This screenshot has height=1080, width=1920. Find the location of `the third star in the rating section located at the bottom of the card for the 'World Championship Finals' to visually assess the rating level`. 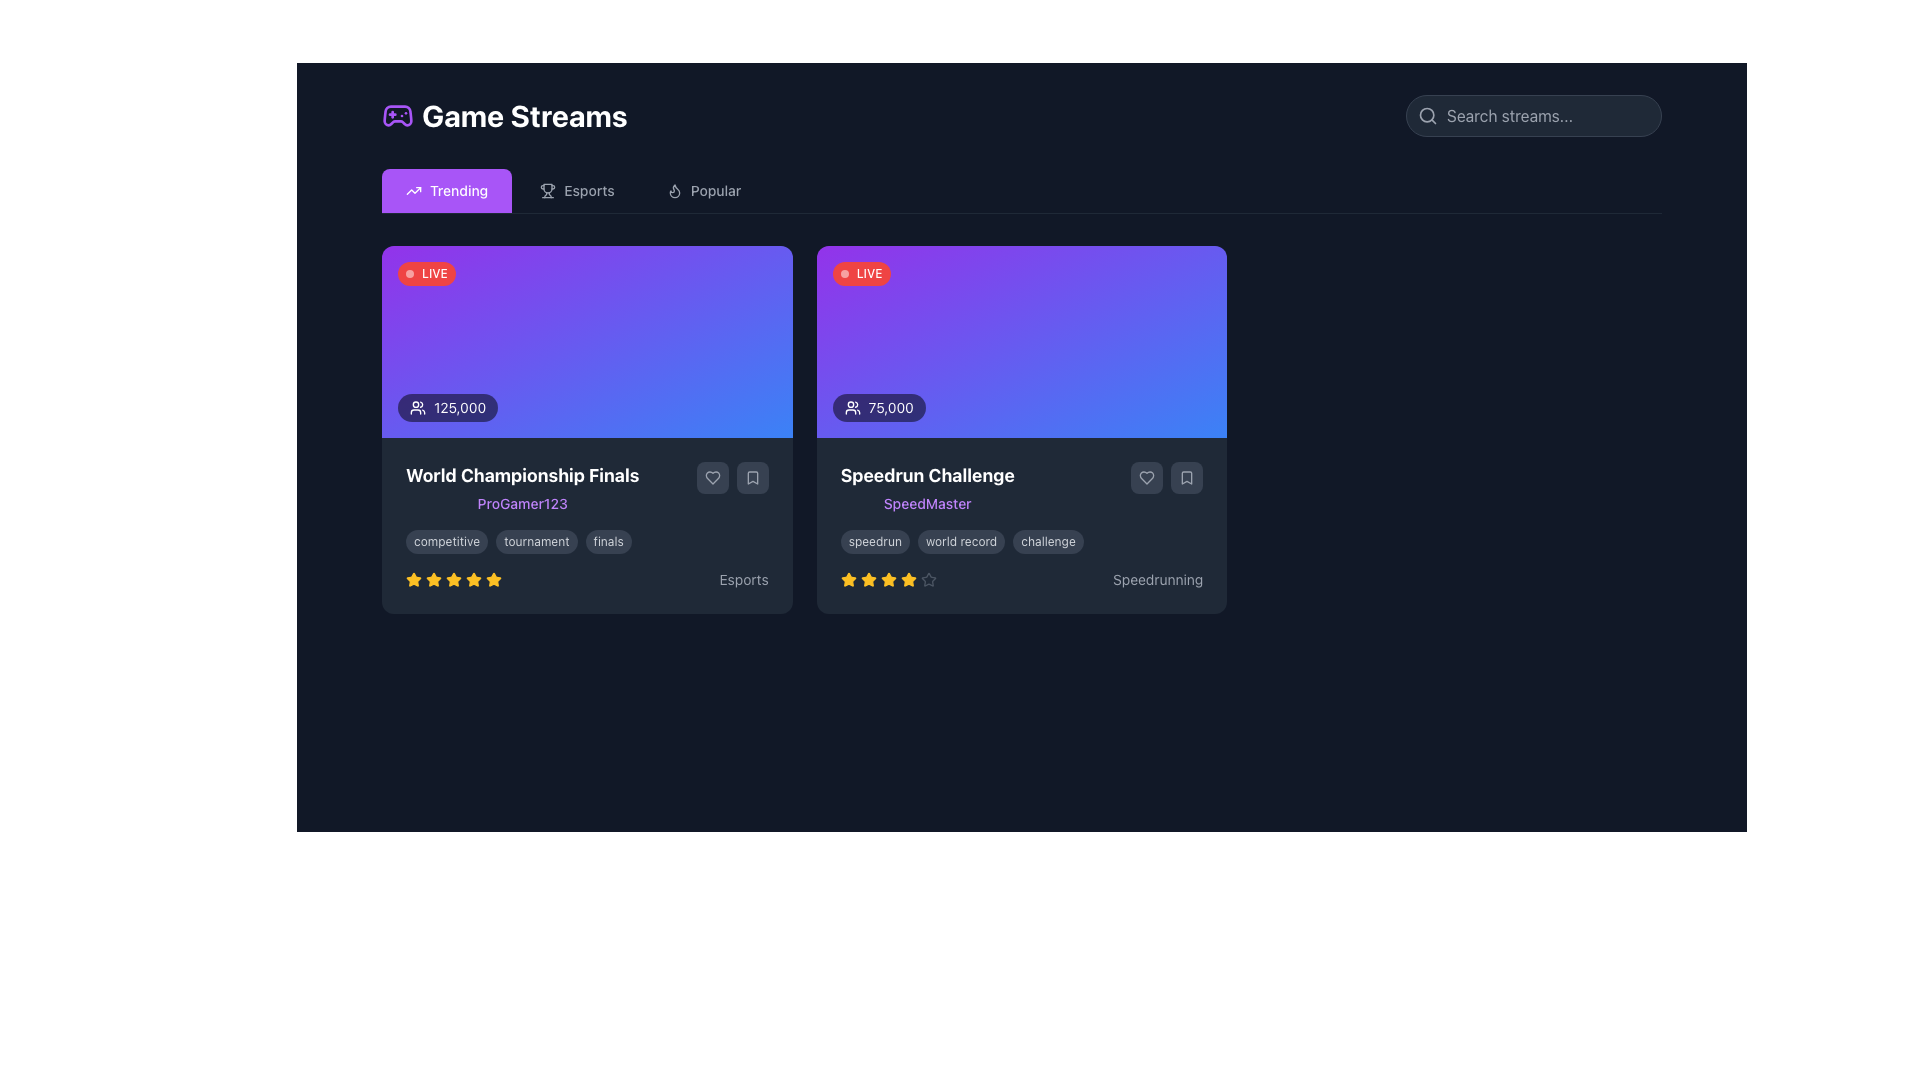

the third star in the rating section located at the bottom of the card for the 'World Championship Finals' to visually assess the rating level is located at coordinates (453, 579).